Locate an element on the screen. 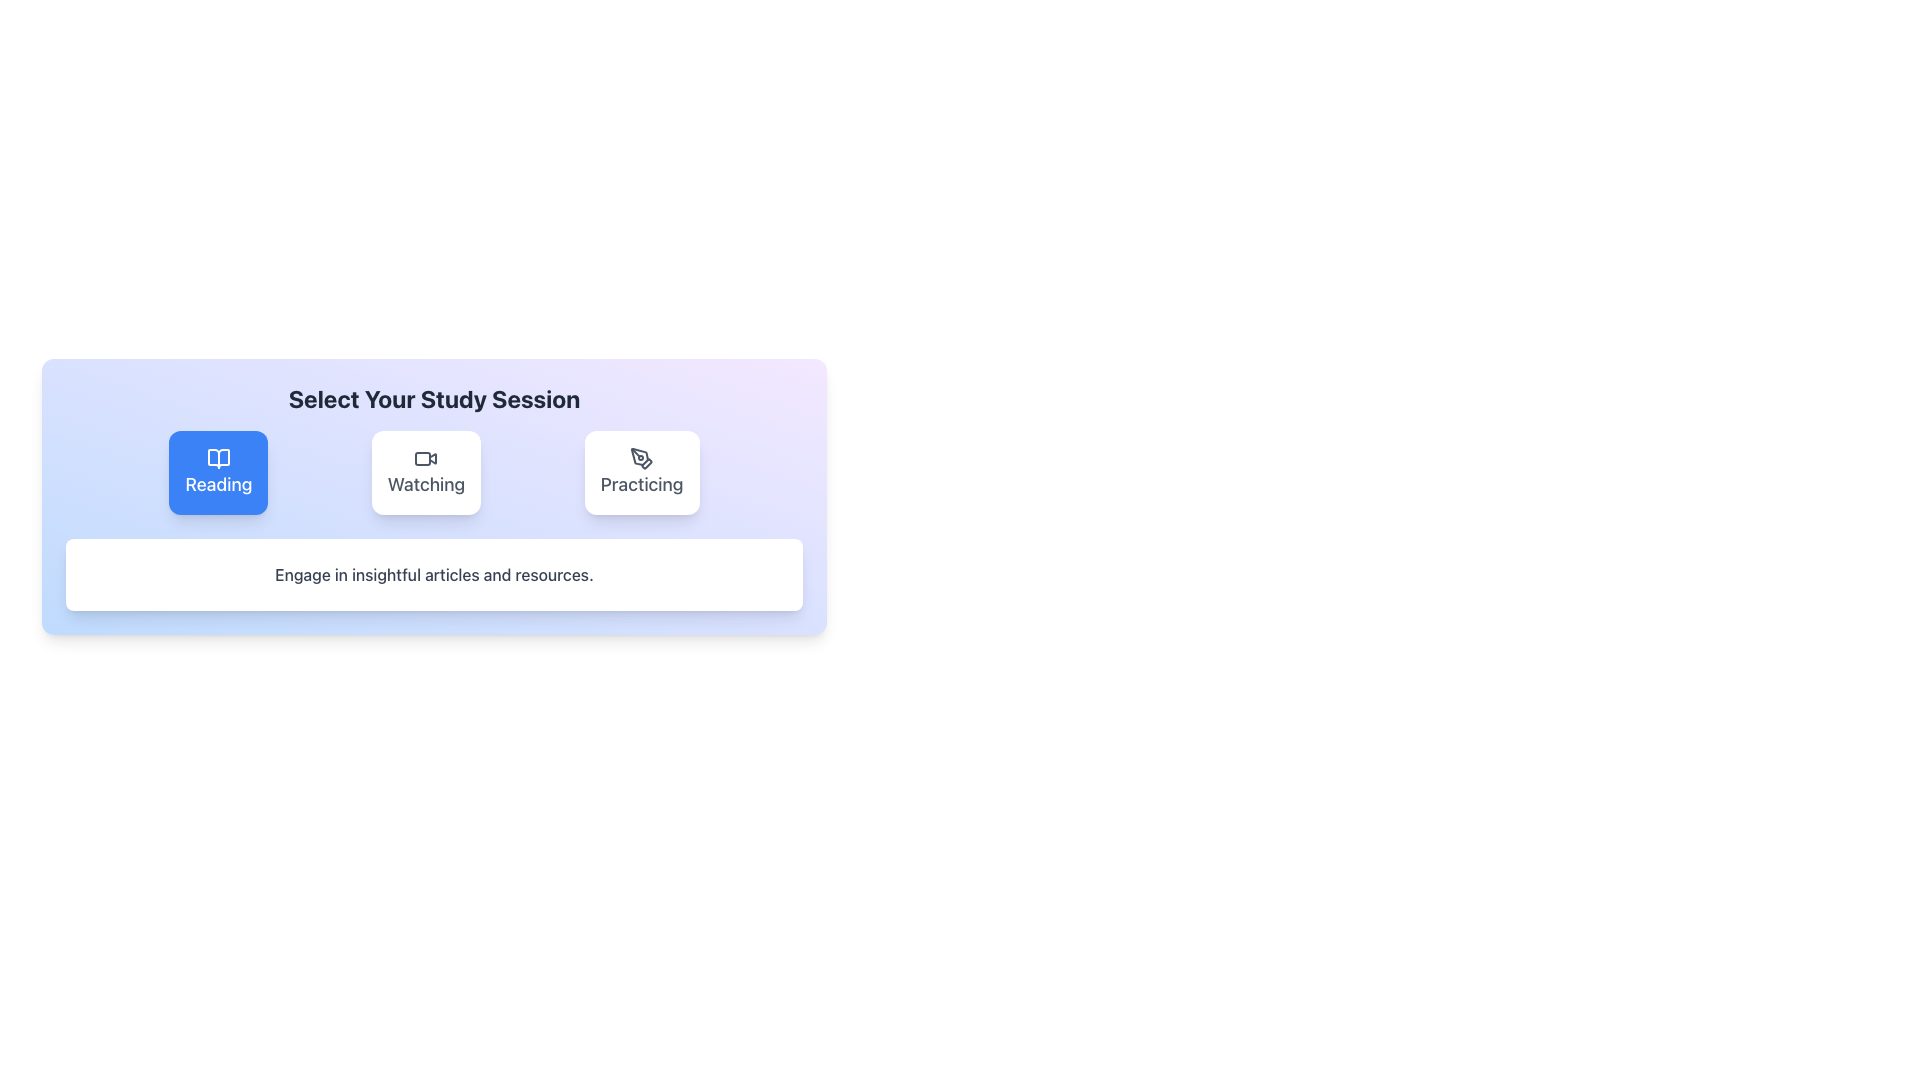 The image size is (1920, 1080). the central button in the row of three buttons labeled 'Watching' mode to trigger hover effects is located at coordinates (433, 473).